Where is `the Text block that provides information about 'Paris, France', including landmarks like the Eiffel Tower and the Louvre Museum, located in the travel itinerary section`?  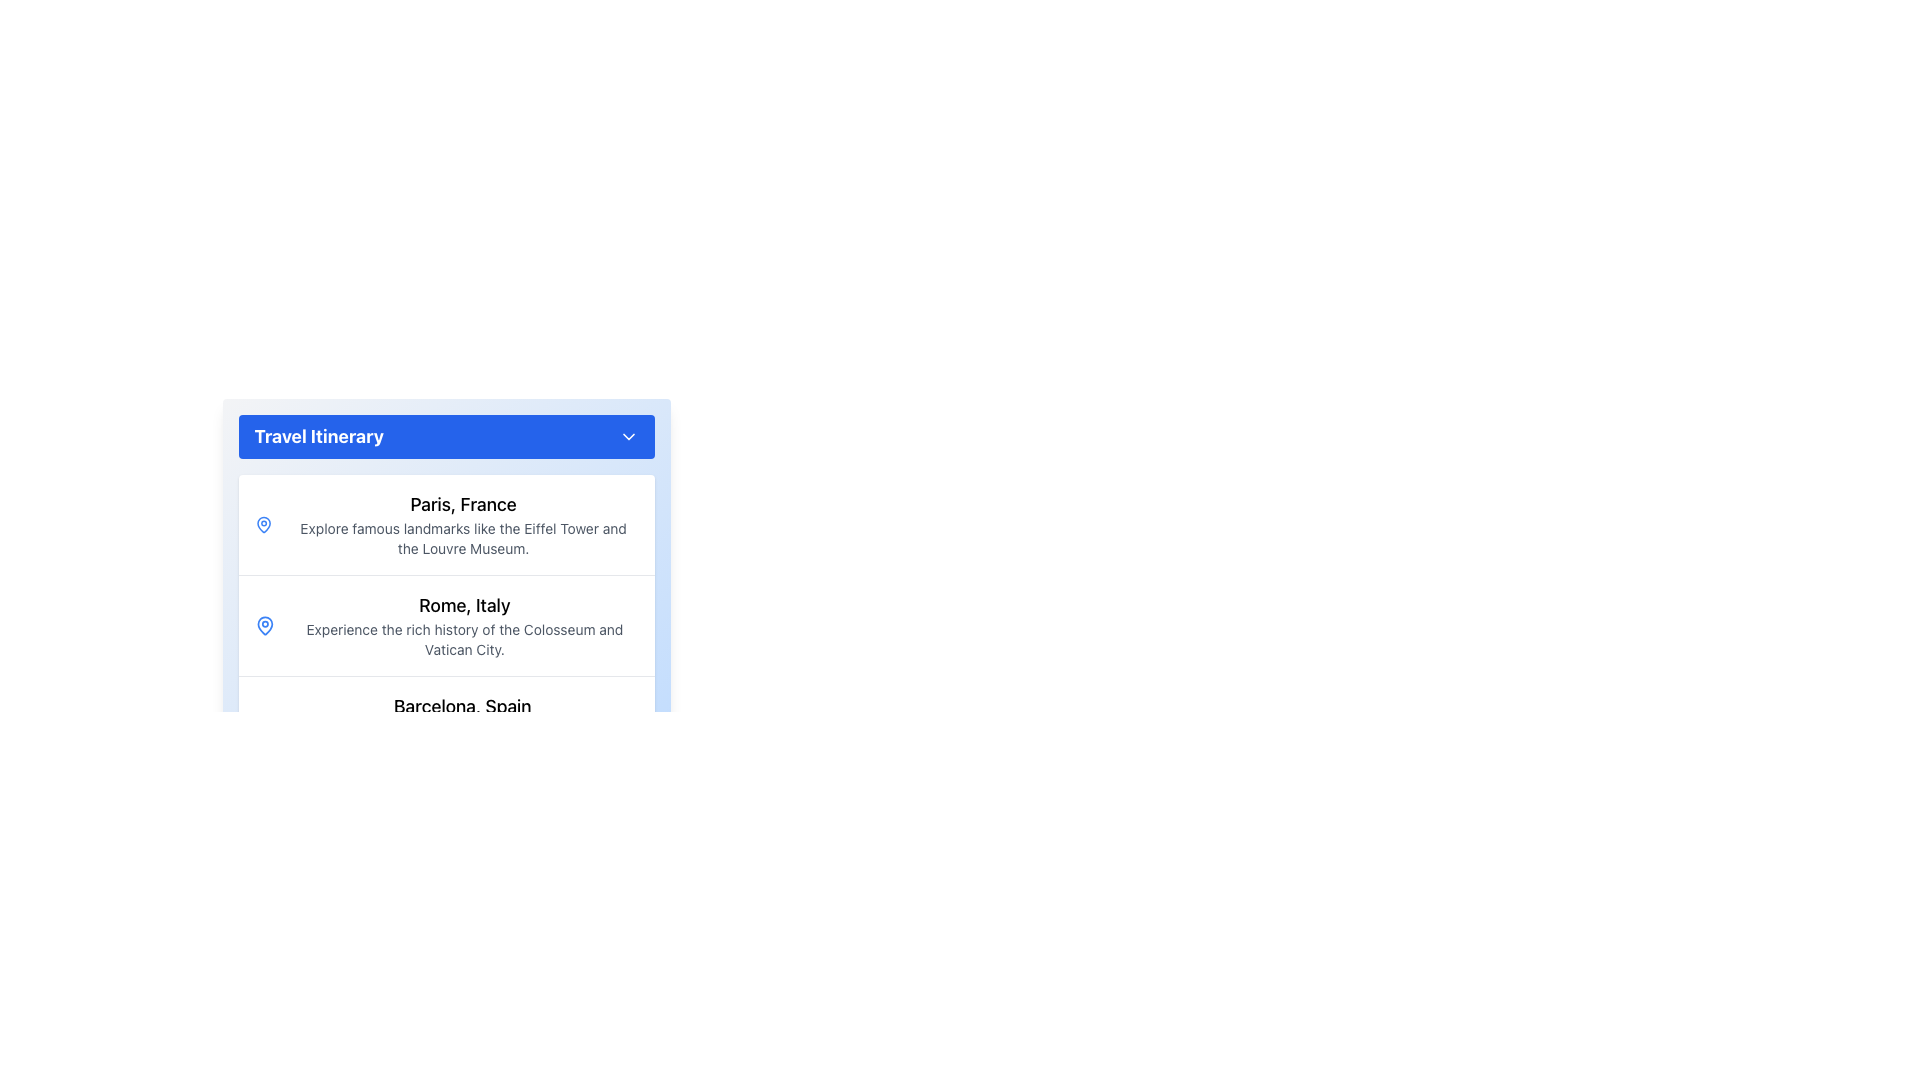
the Text block that provides information about 'Paris, France', including landmarks like the Eiffel Tower and the Louvre Museum, located in the travel itinerary section is located at coordinates (462, 523).